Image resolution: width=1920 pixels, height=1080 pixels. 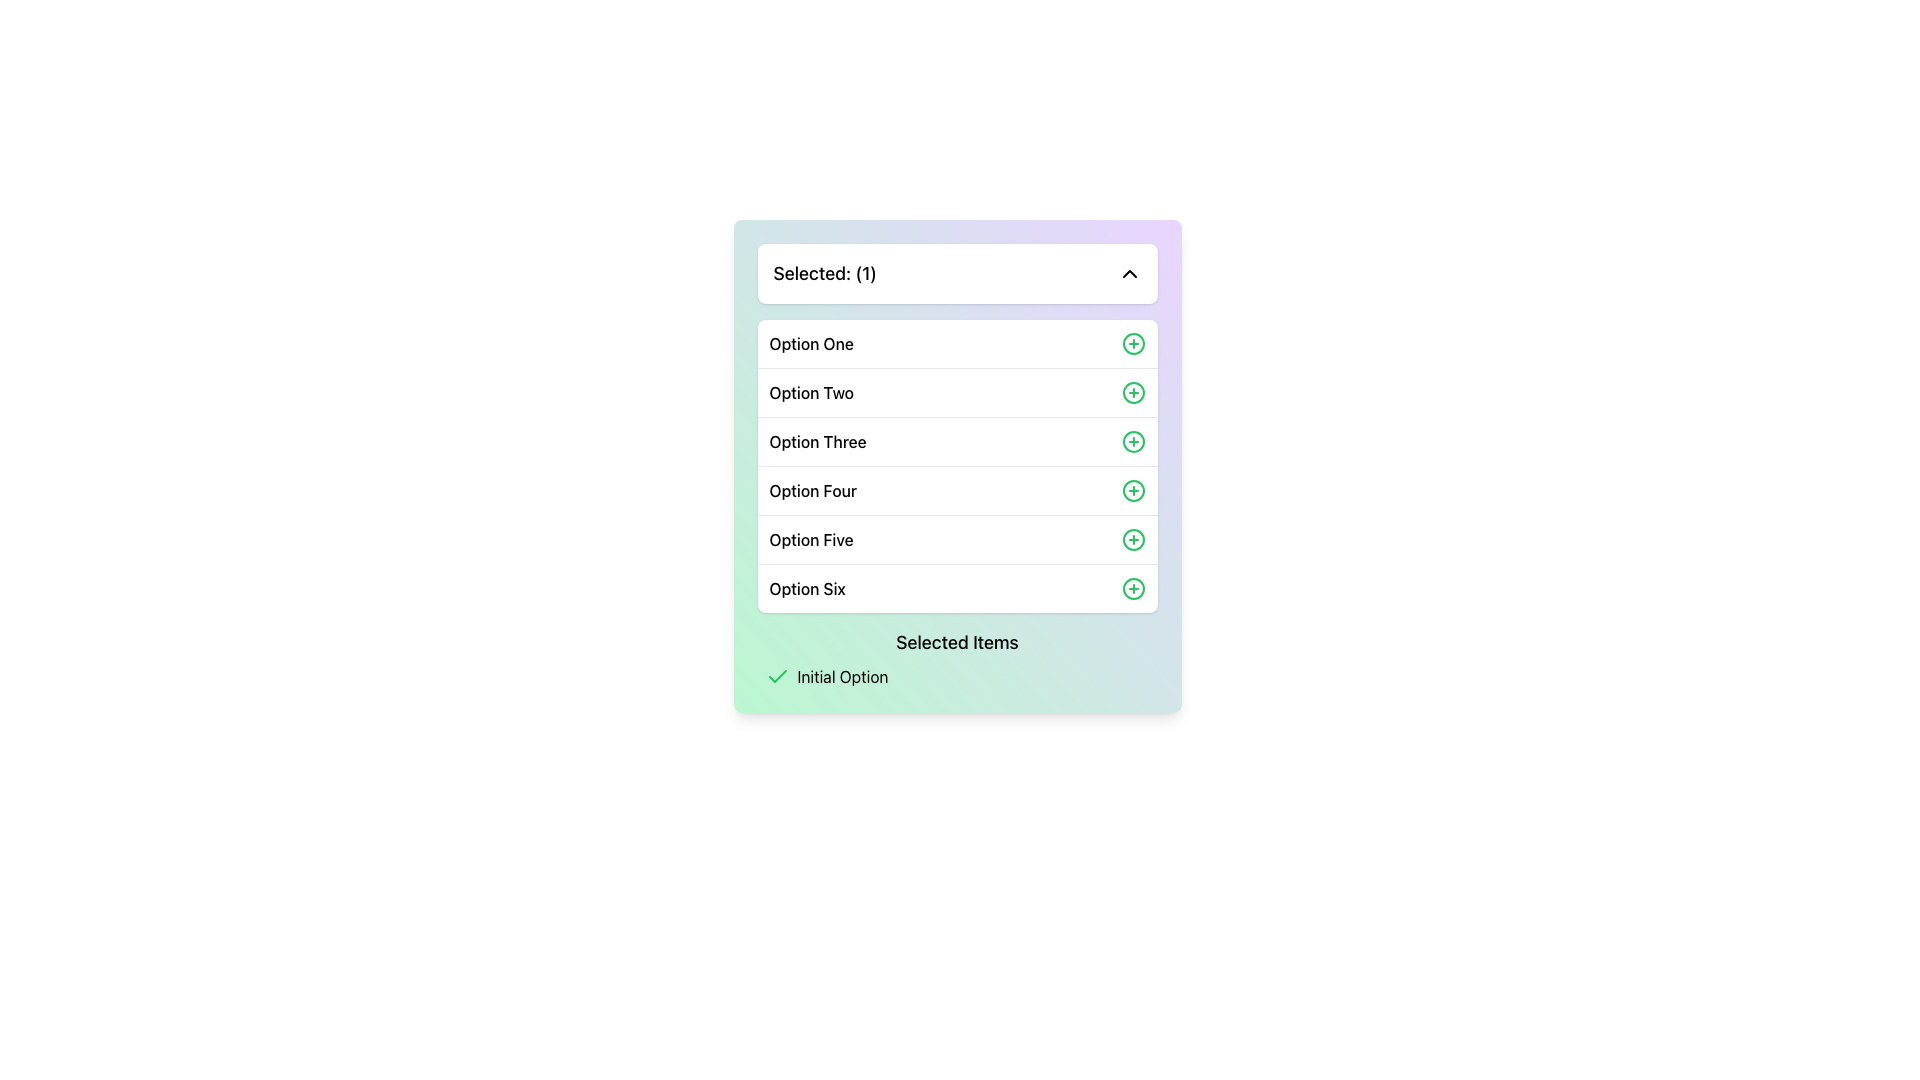 I want to click on the confirmation icon that denotes the selected state for the 'Initial Option' within the 'Selected Items' group, positioned at the bottom-center of the interface, so click(x=776, y=675).